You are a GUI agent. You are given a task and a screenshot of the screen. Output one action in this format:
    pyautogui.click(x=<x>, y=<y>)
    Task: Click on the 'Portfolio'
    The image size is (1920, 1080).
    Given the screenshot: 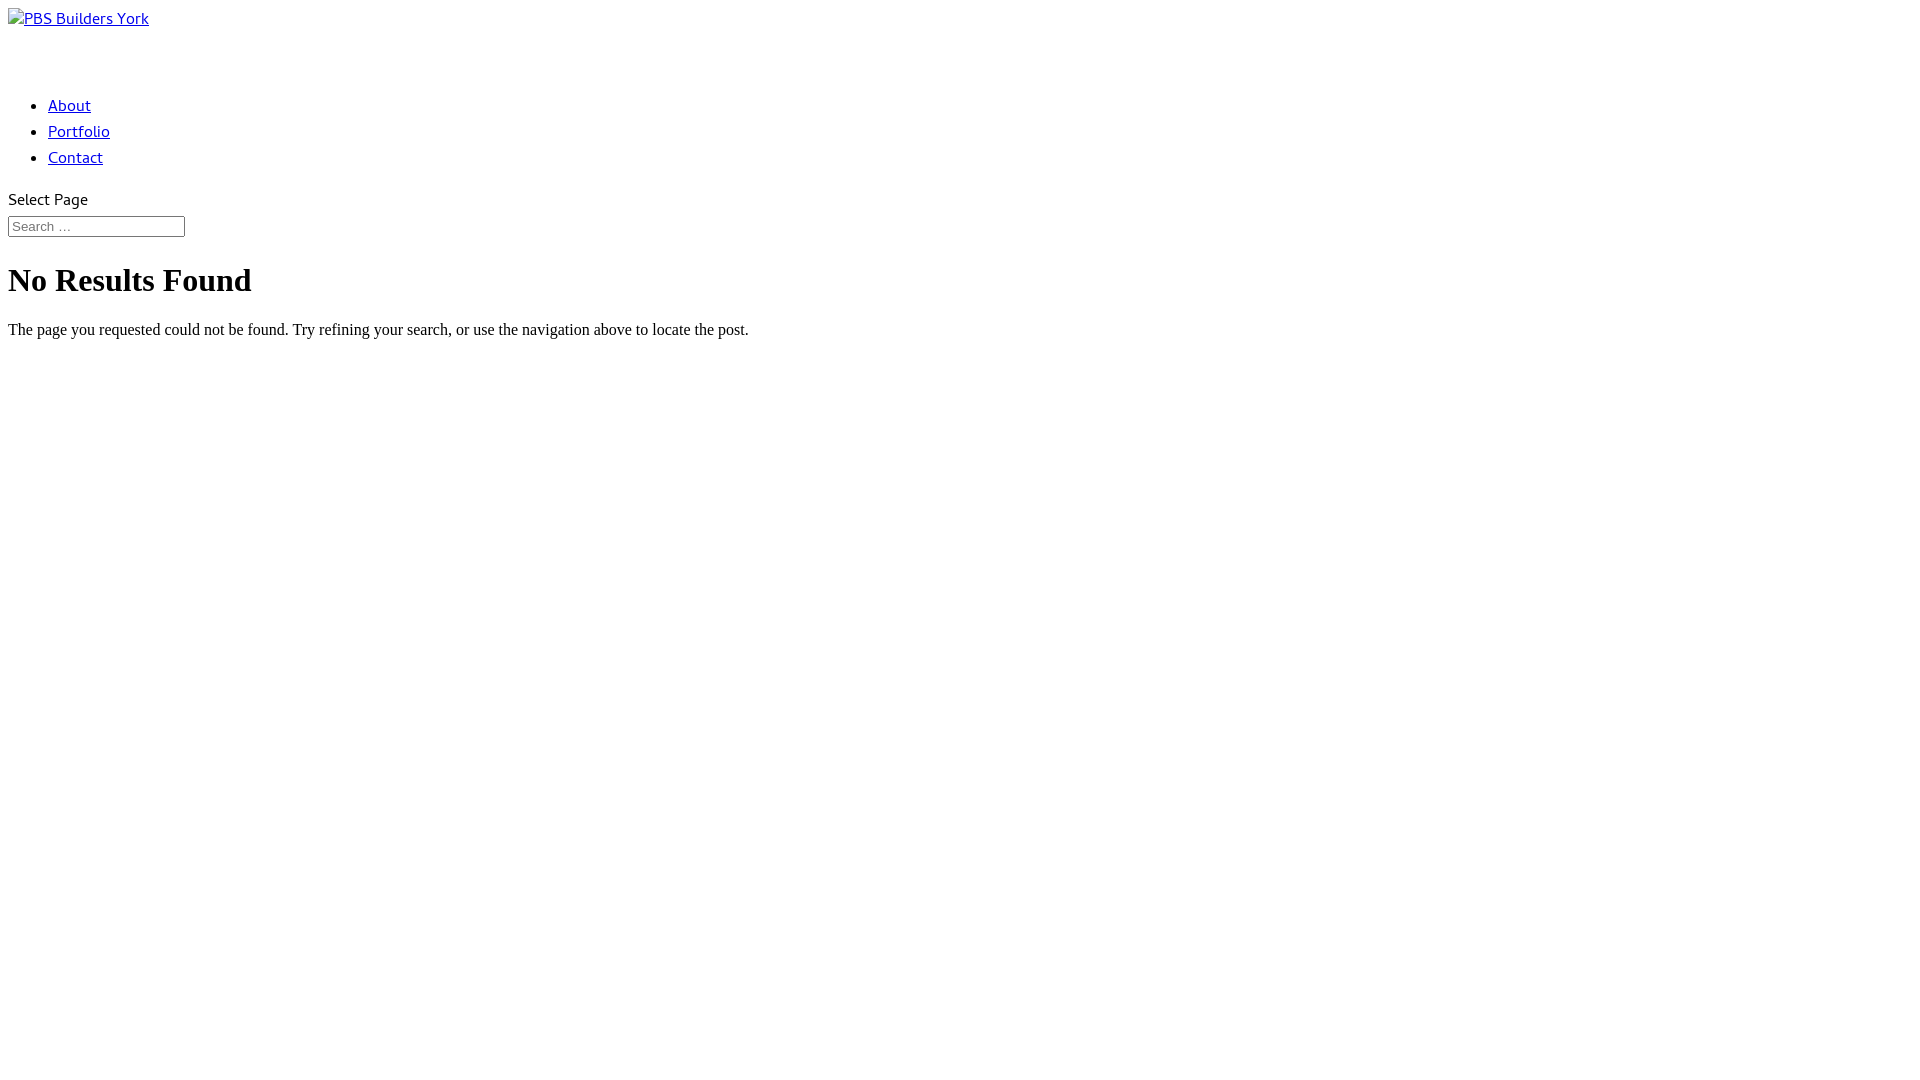 What is the action you would take?
    pyautogui.click(x=78, y=155)
    